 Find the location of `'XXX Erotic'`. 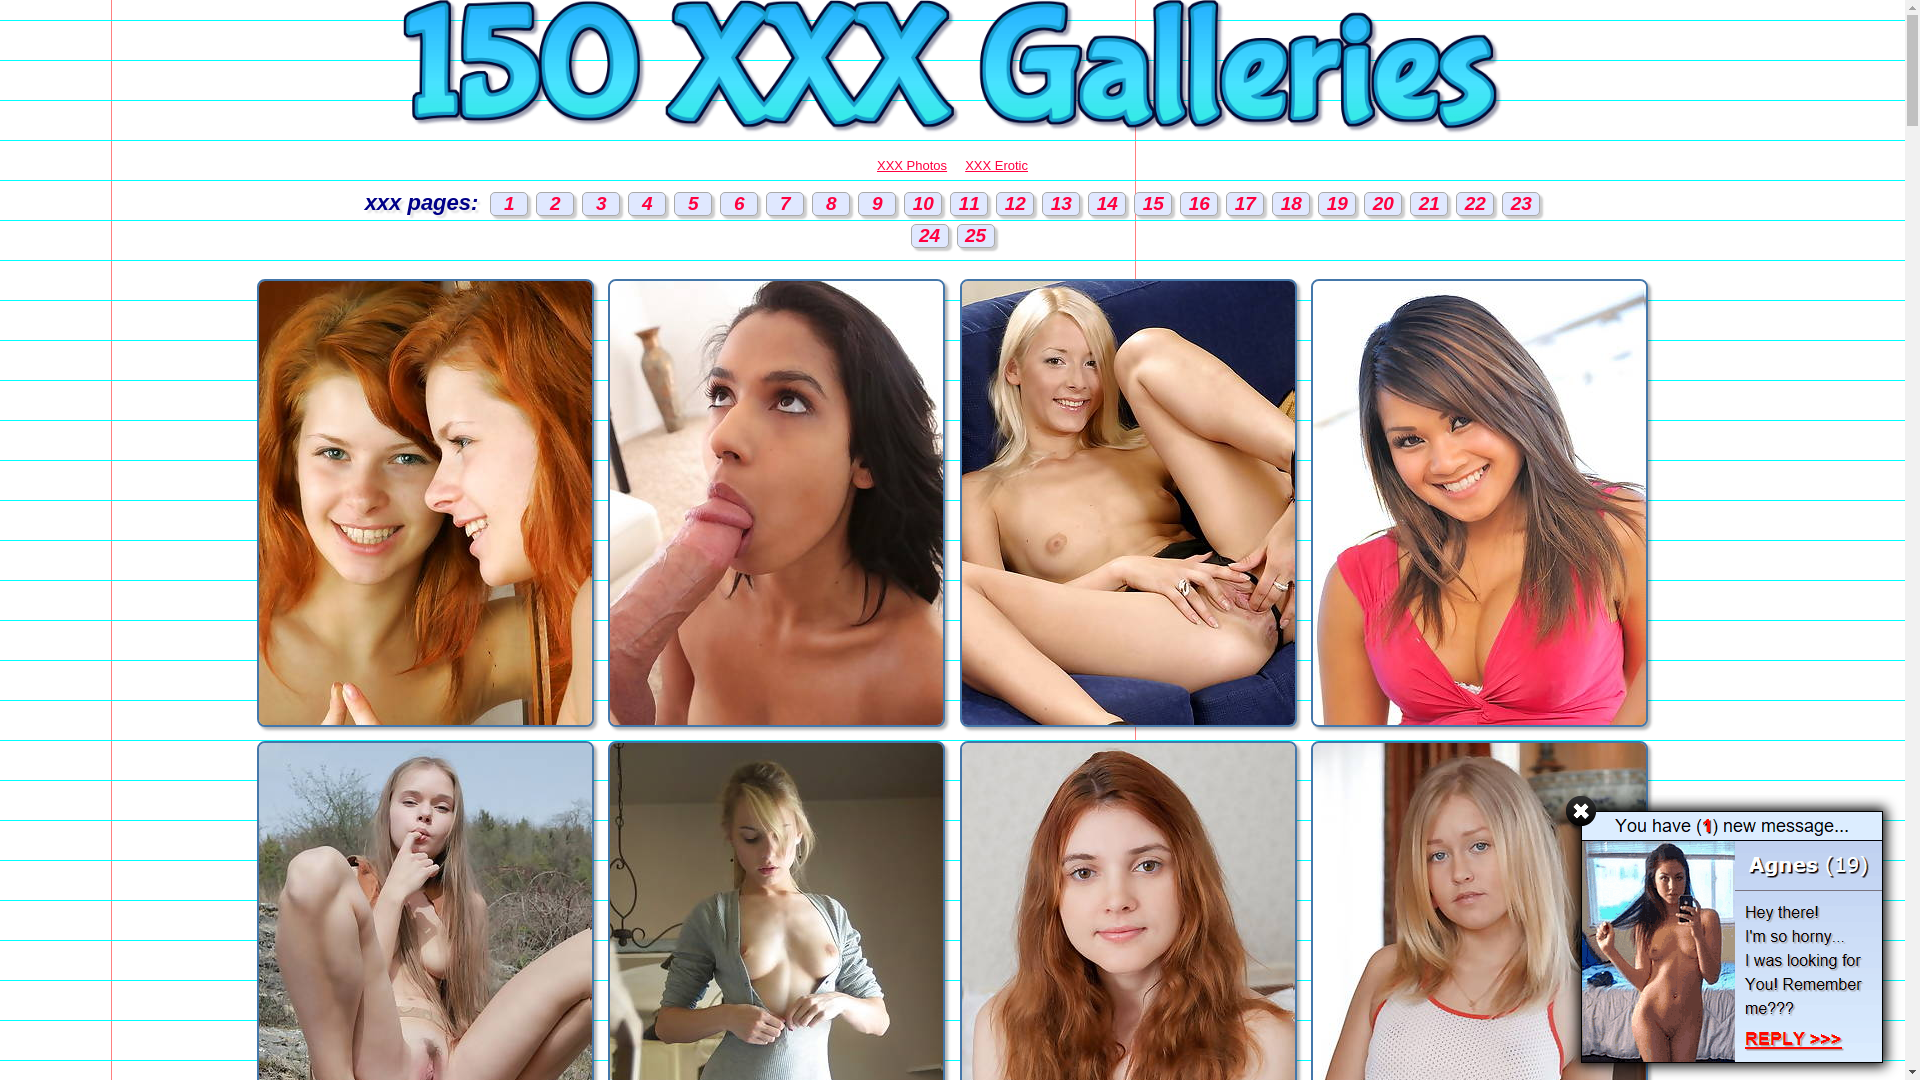

'XXX Erotic' is located at coordinates (996, 164).